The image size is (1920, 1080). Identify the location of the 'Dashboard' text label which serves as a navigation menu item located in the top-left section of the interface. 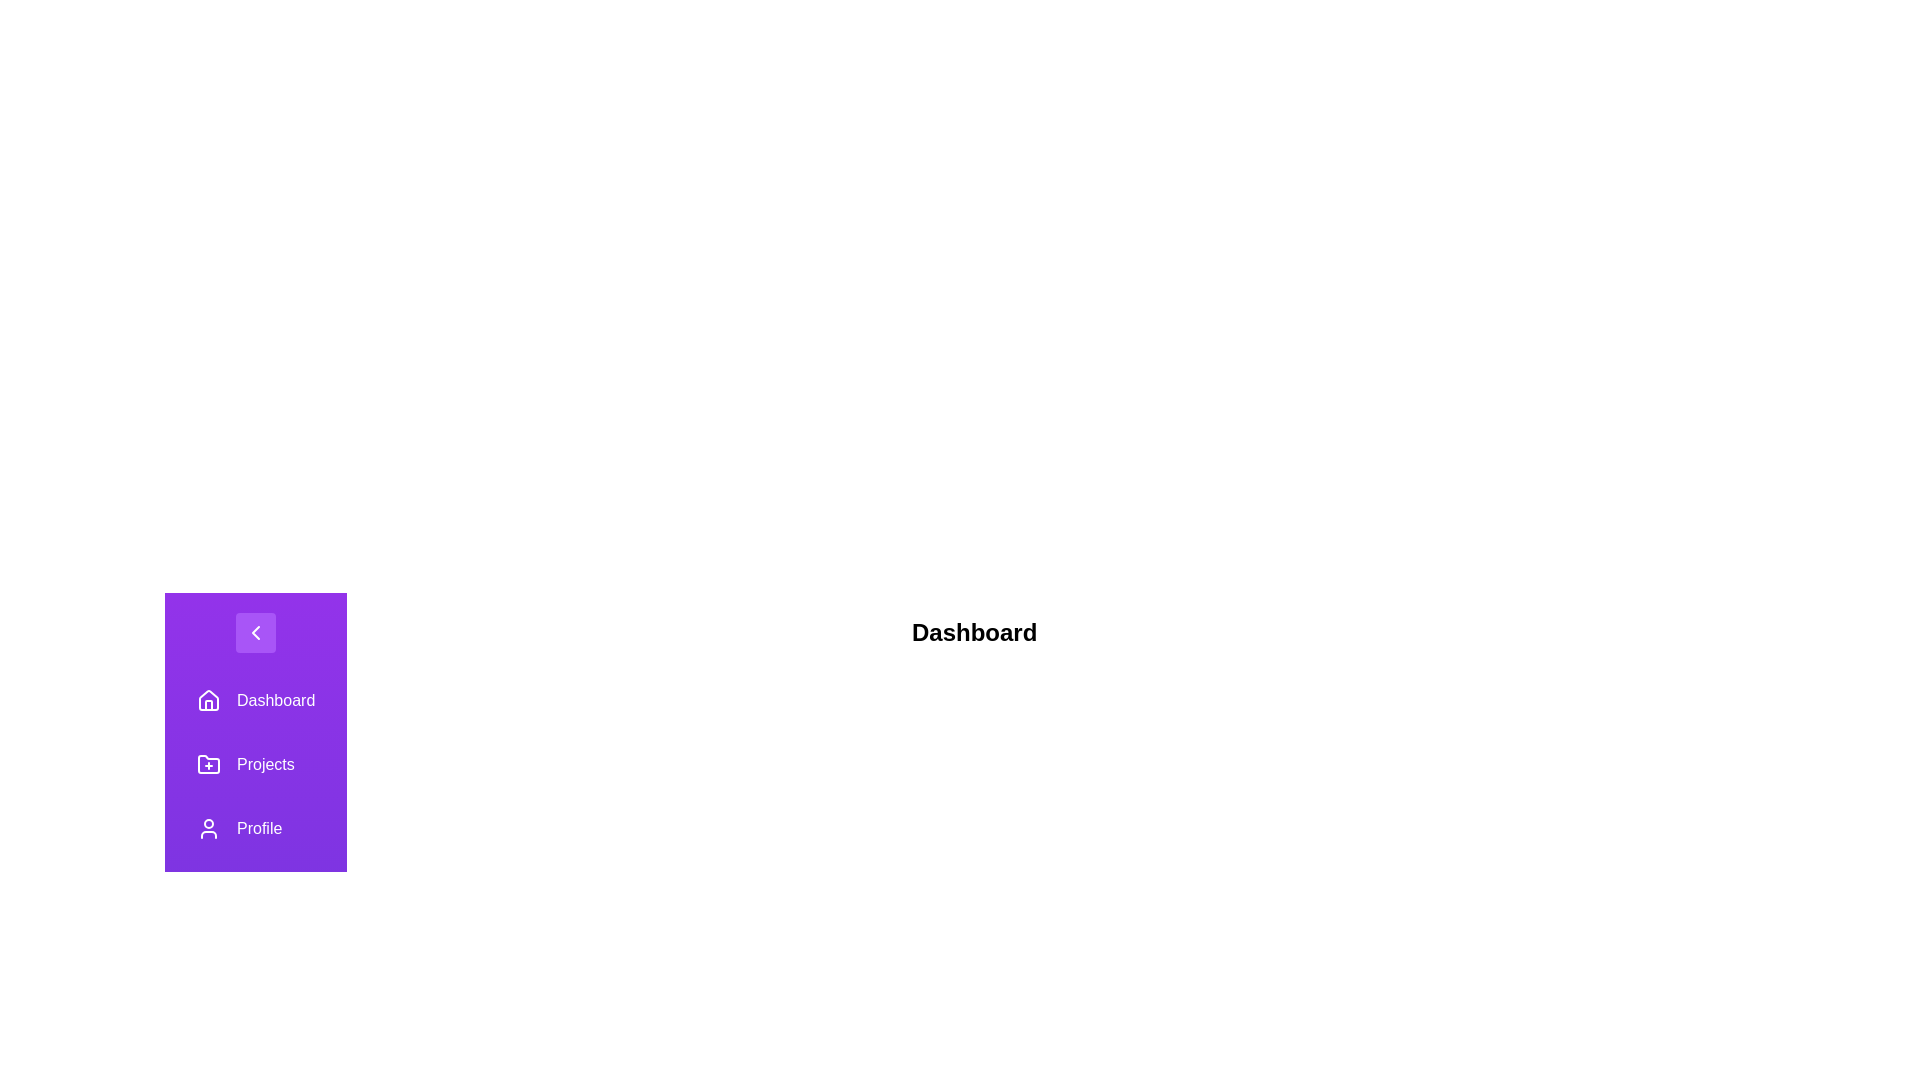
(275, 700).